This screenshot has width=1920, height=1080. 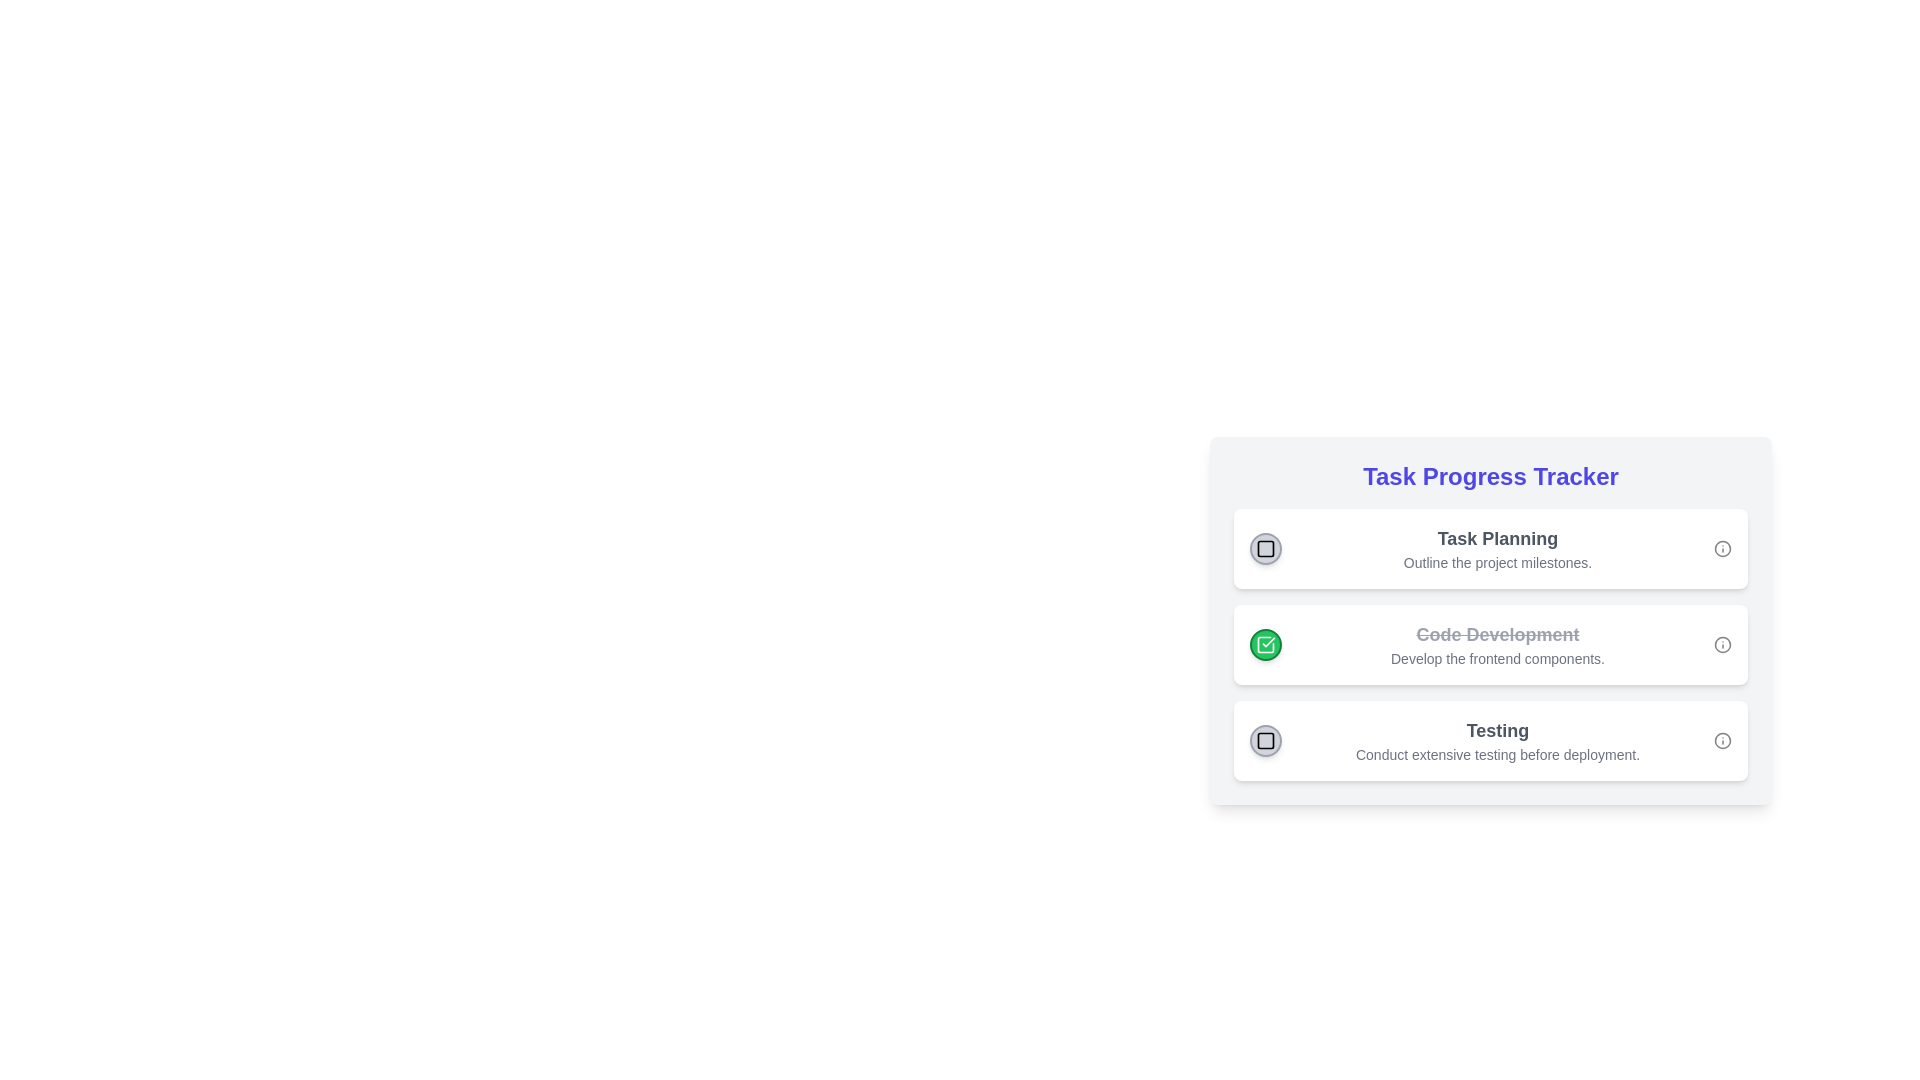 I want to click on the struck-through gray text element, which indicates it is completed or inactive, positioned above the smaller descriptive text in the vertically stacked list, so click(x=1497, y=635).